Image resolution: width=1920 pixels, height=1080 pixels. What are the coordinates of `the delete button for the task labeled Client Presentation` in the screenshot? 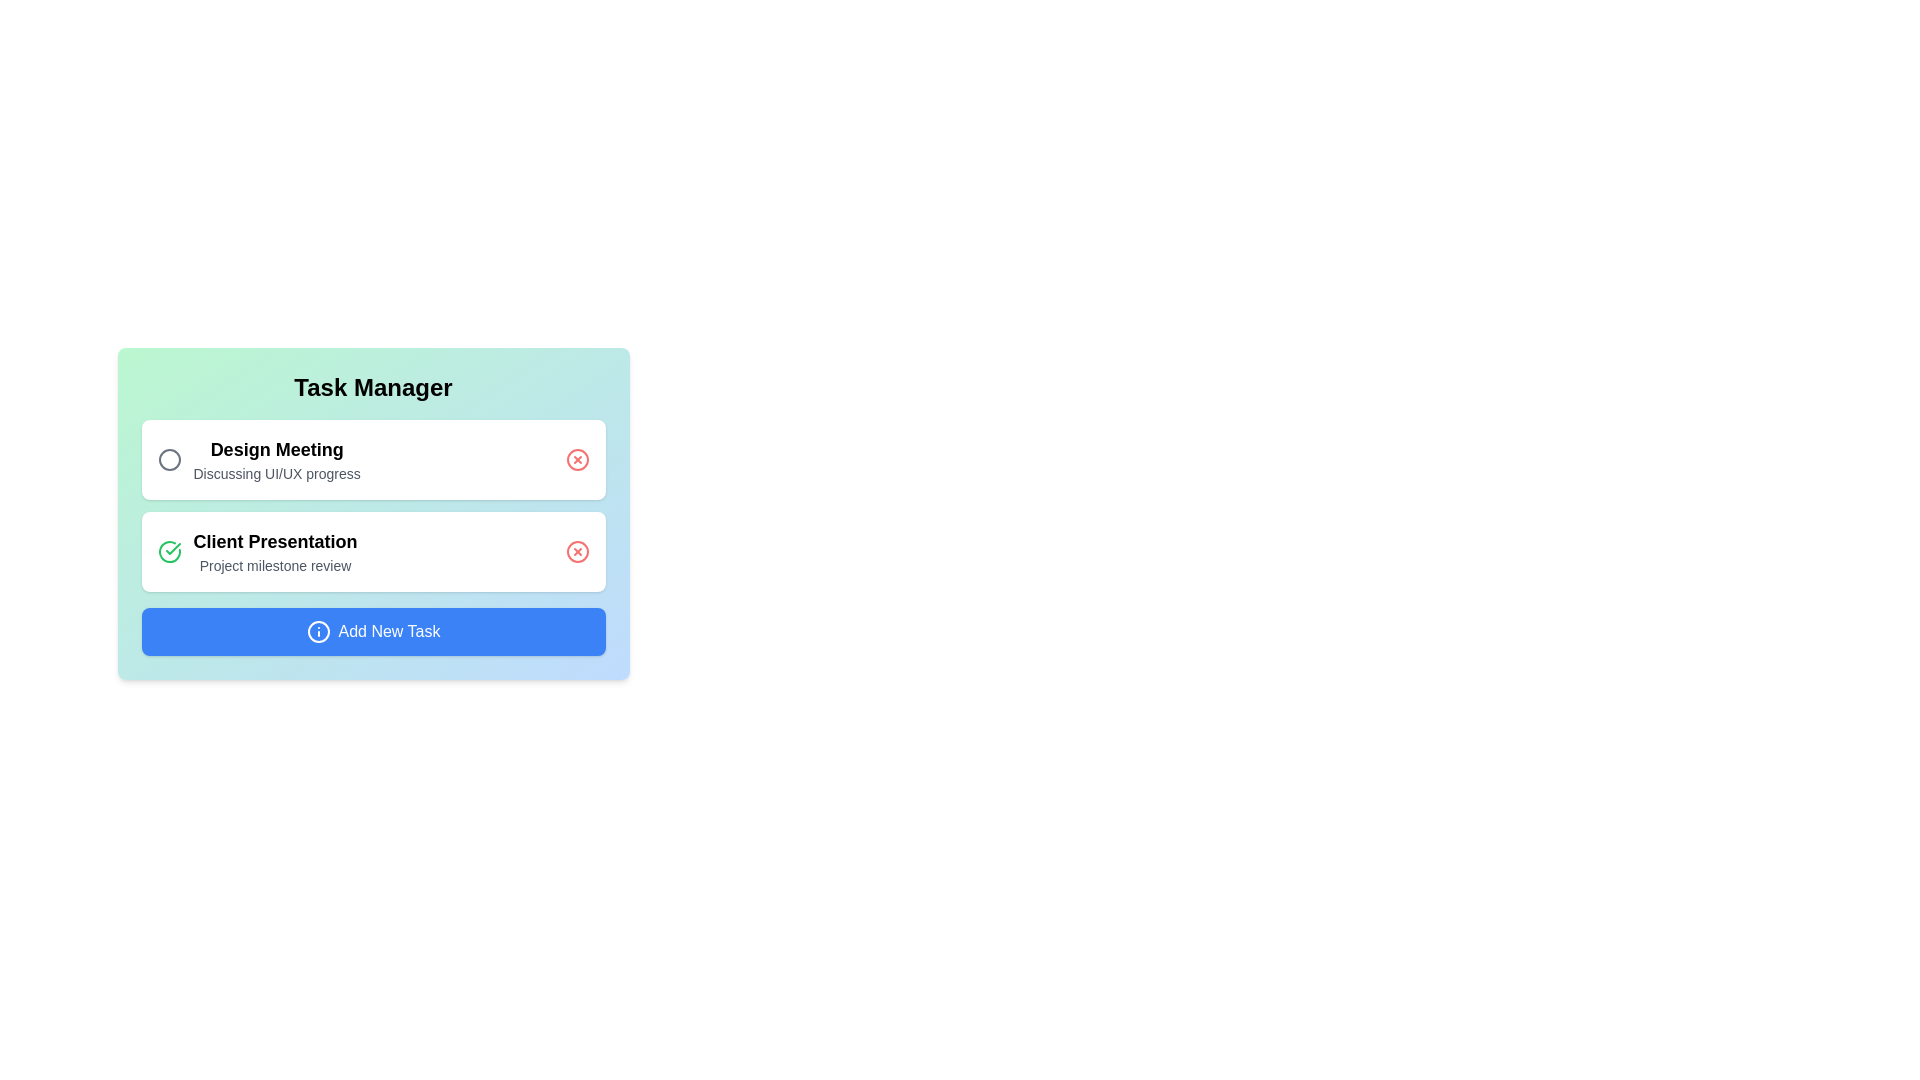 It's located at (576, 551).